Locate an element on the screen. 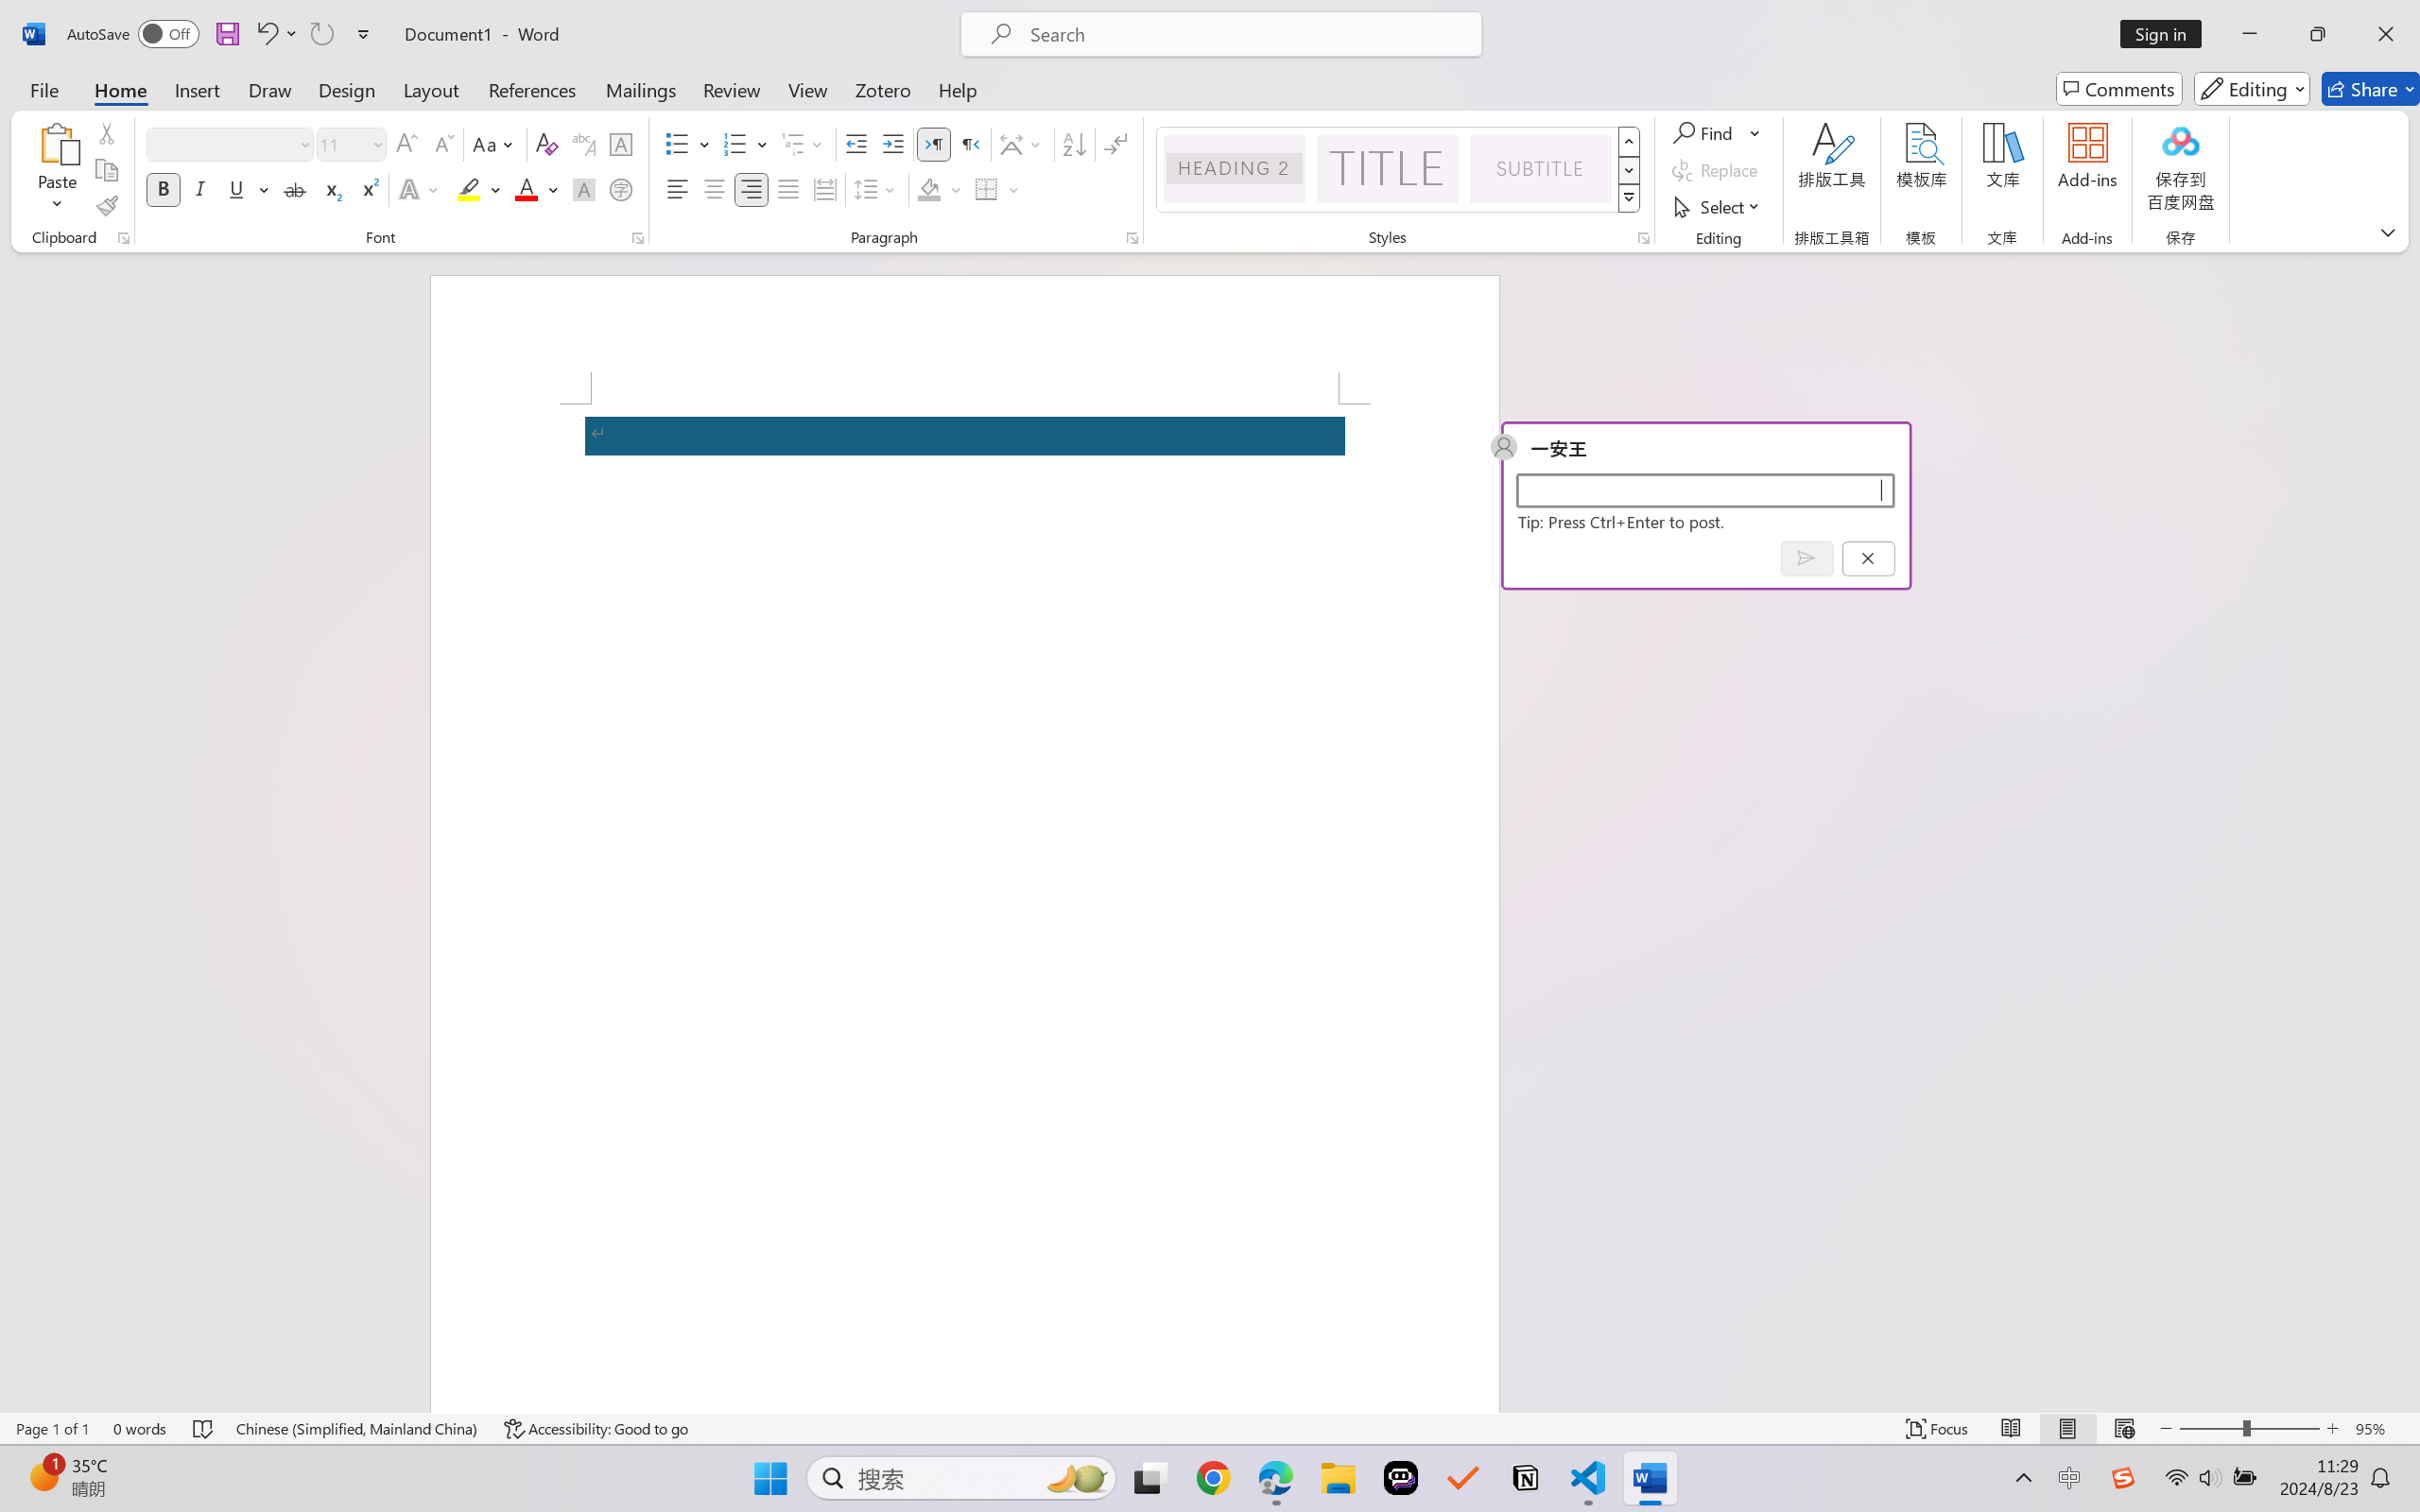  'Text Highlight Color RGB(255, 255, 0)' is located at coordinates (468, 188).